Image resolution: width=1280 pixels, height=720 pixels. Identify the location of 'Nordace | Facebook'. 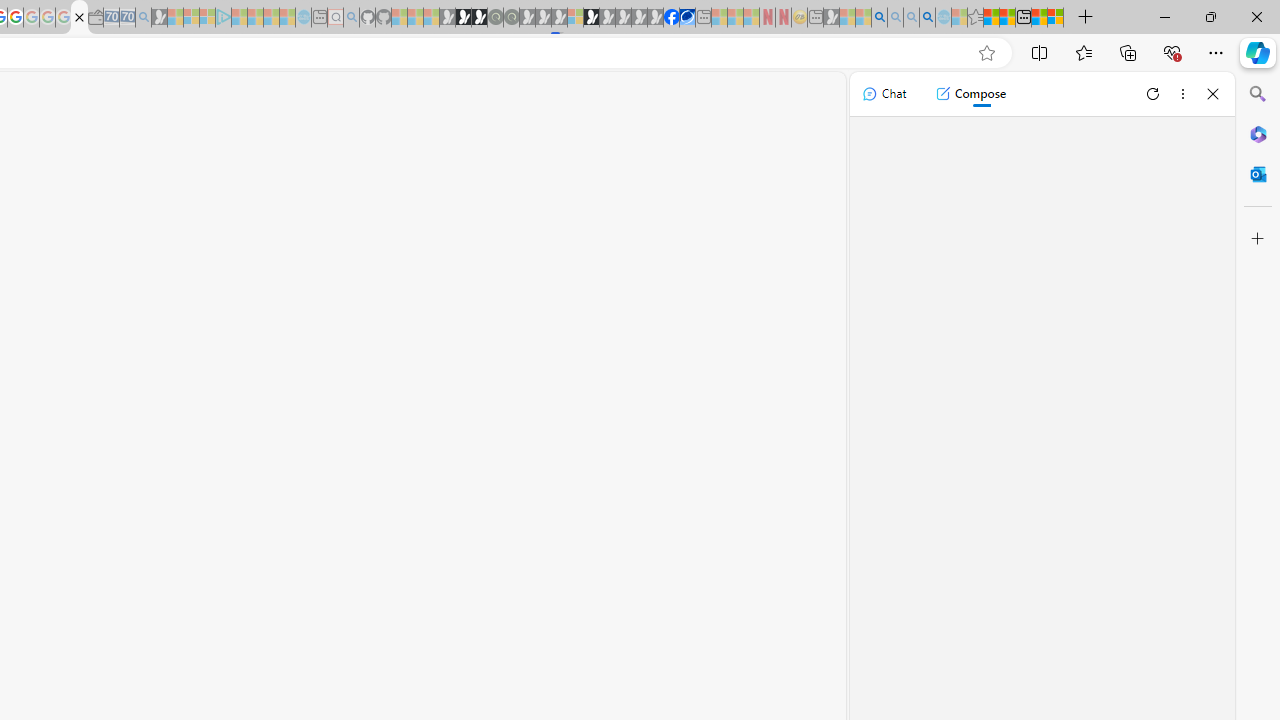
(672, 17).